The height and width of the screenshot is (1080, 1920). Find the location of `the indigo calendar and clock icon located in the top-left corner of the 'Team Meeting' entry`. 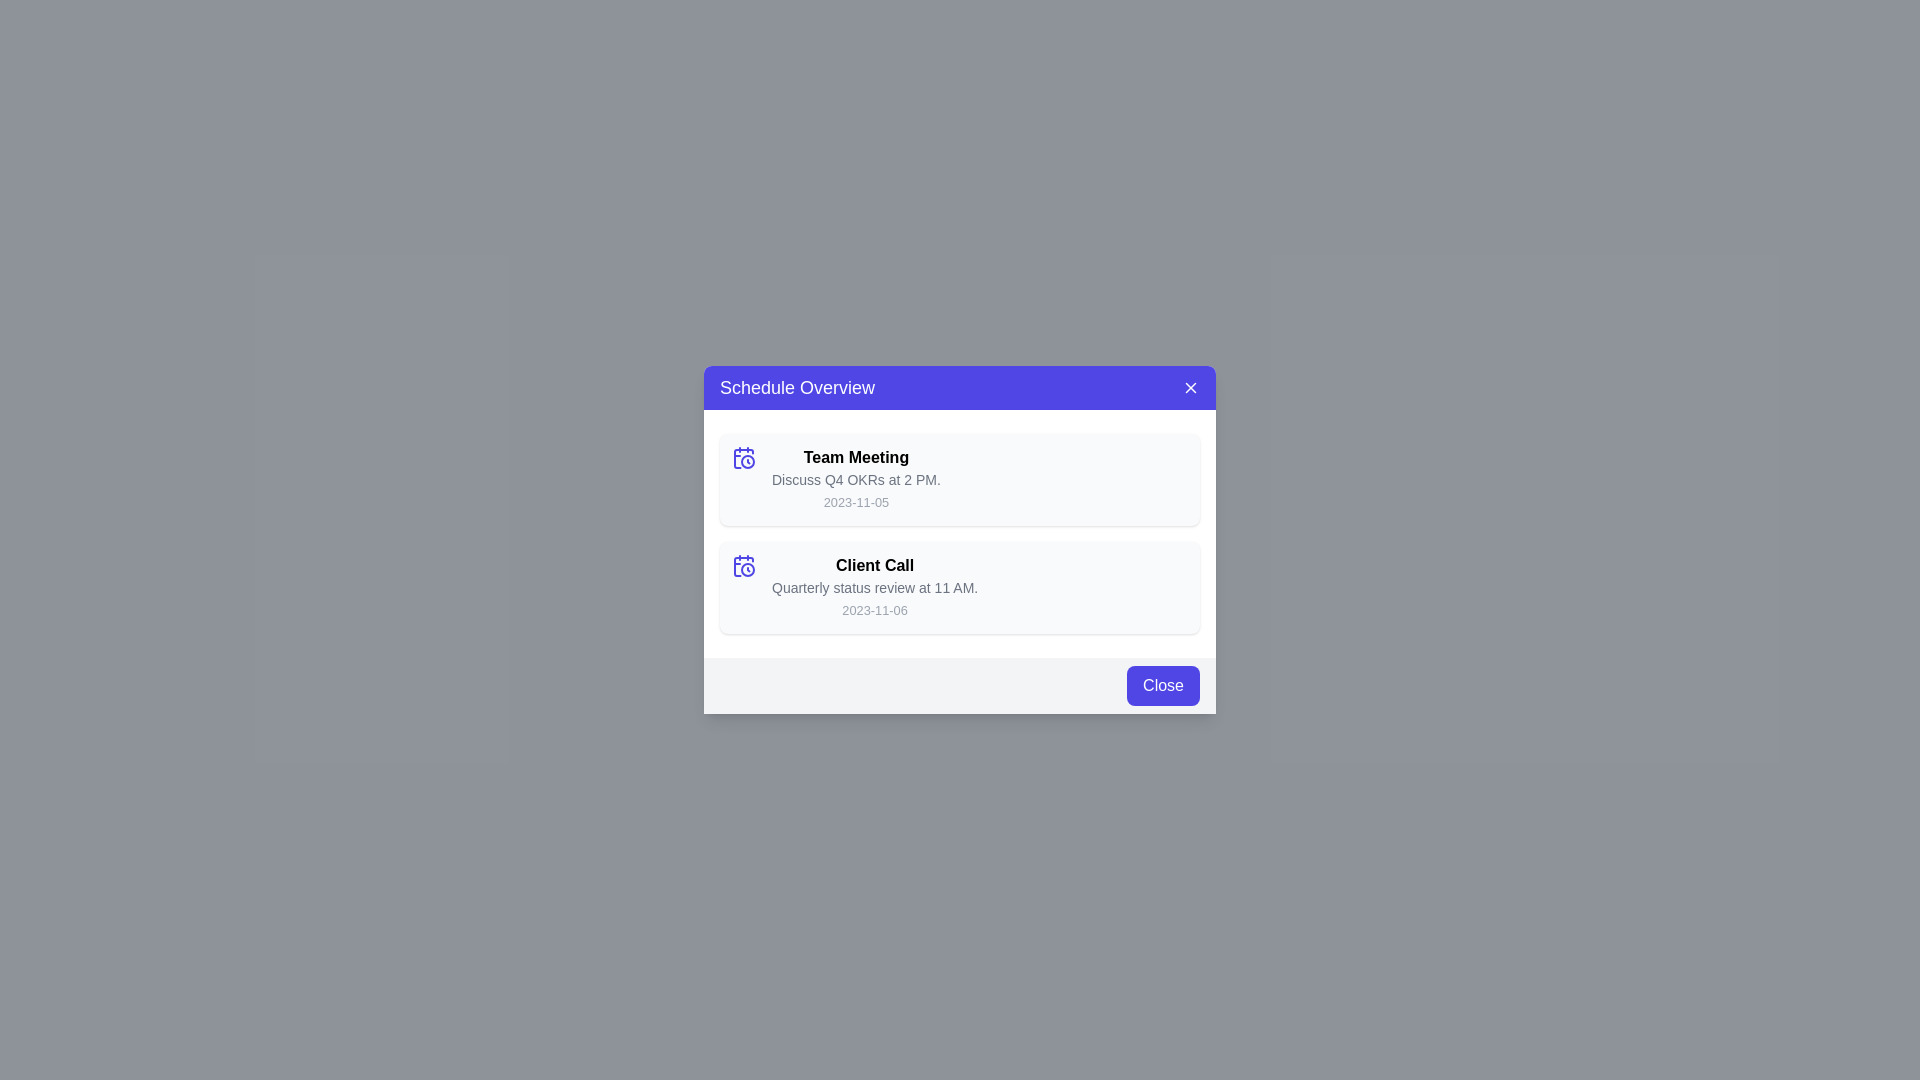

the indigo calendar and clock icon located in the top-left corner of the 'Team Meeting' entry is located at coordinates (743, 458).